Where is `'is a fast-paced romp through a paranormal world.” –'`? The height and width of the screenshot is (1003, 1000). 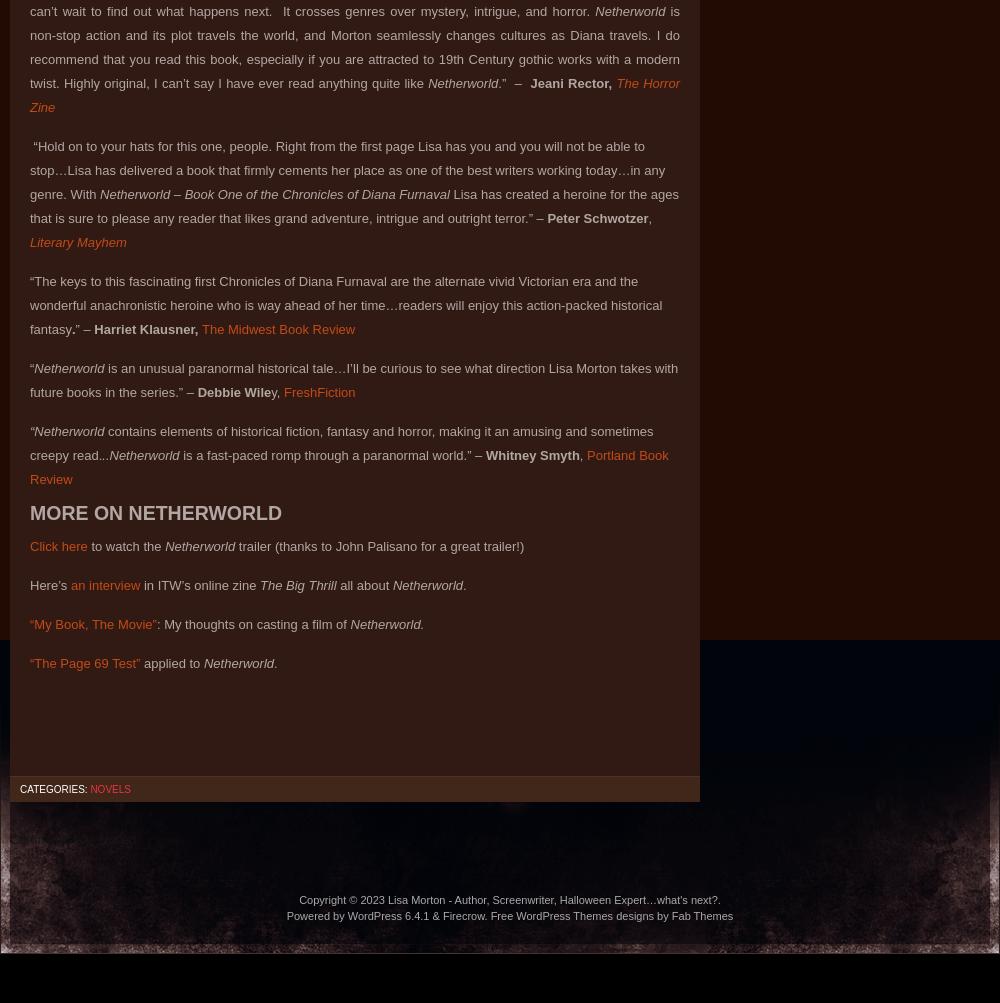 'is a fast-paced romp through a paranormal world.” –' is located at coordinates (329, 455).